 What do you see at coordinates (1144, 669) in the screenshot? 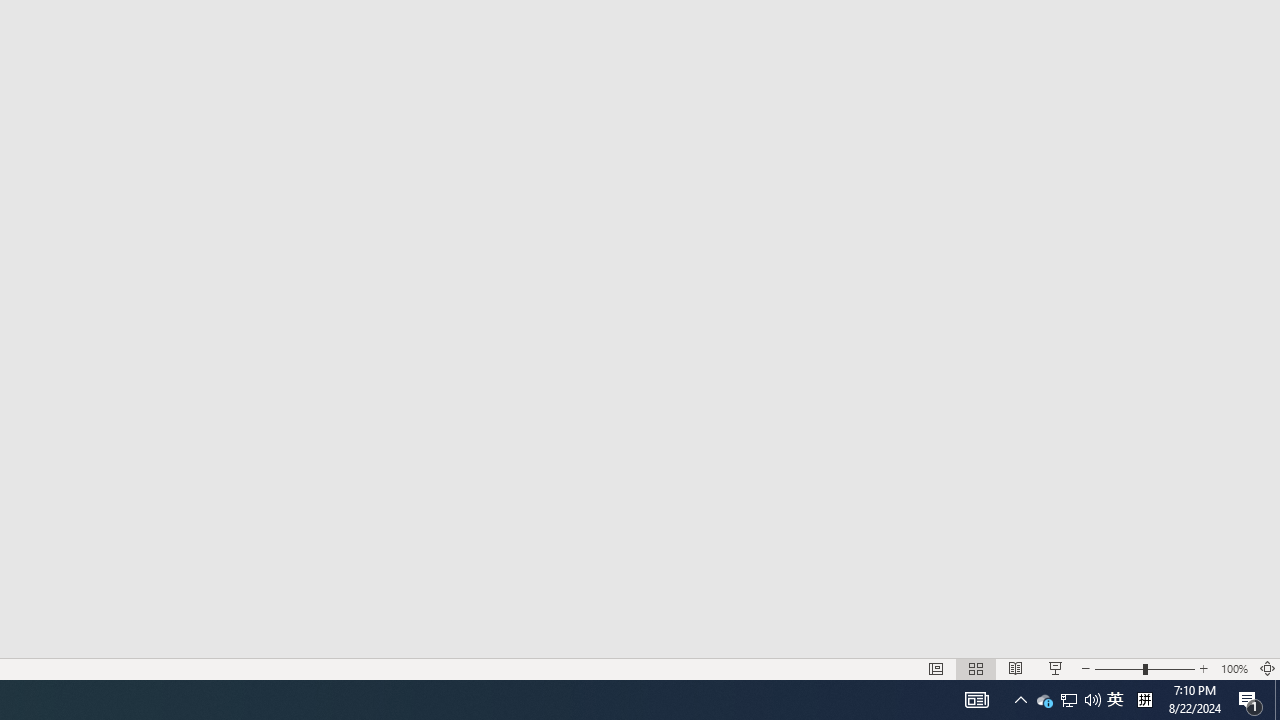
I see `'Zoom'` at bounding box center [1144, 669].